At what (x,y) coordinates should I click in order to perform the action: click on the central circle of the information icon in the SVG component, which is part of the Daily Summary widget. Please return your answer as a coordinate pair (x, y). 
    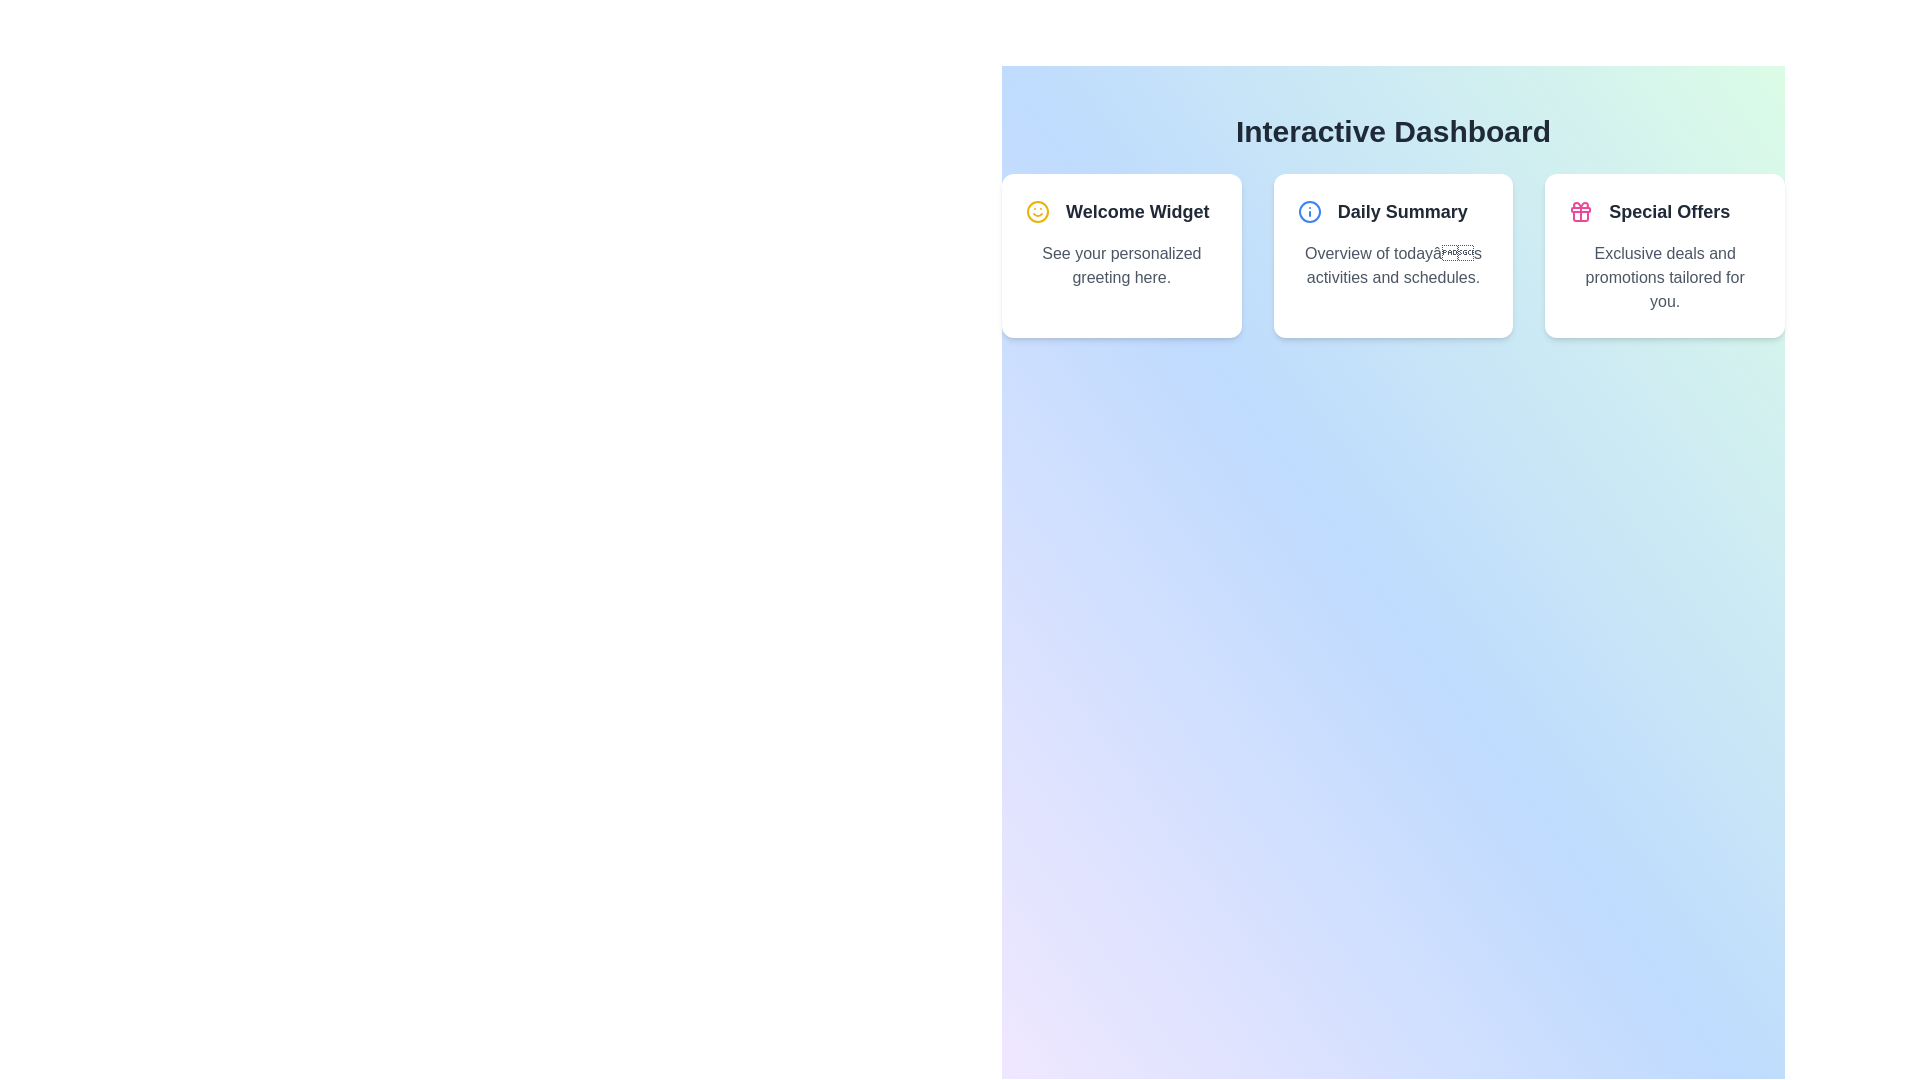
    Looking at the image, I should click on (1309, 212).